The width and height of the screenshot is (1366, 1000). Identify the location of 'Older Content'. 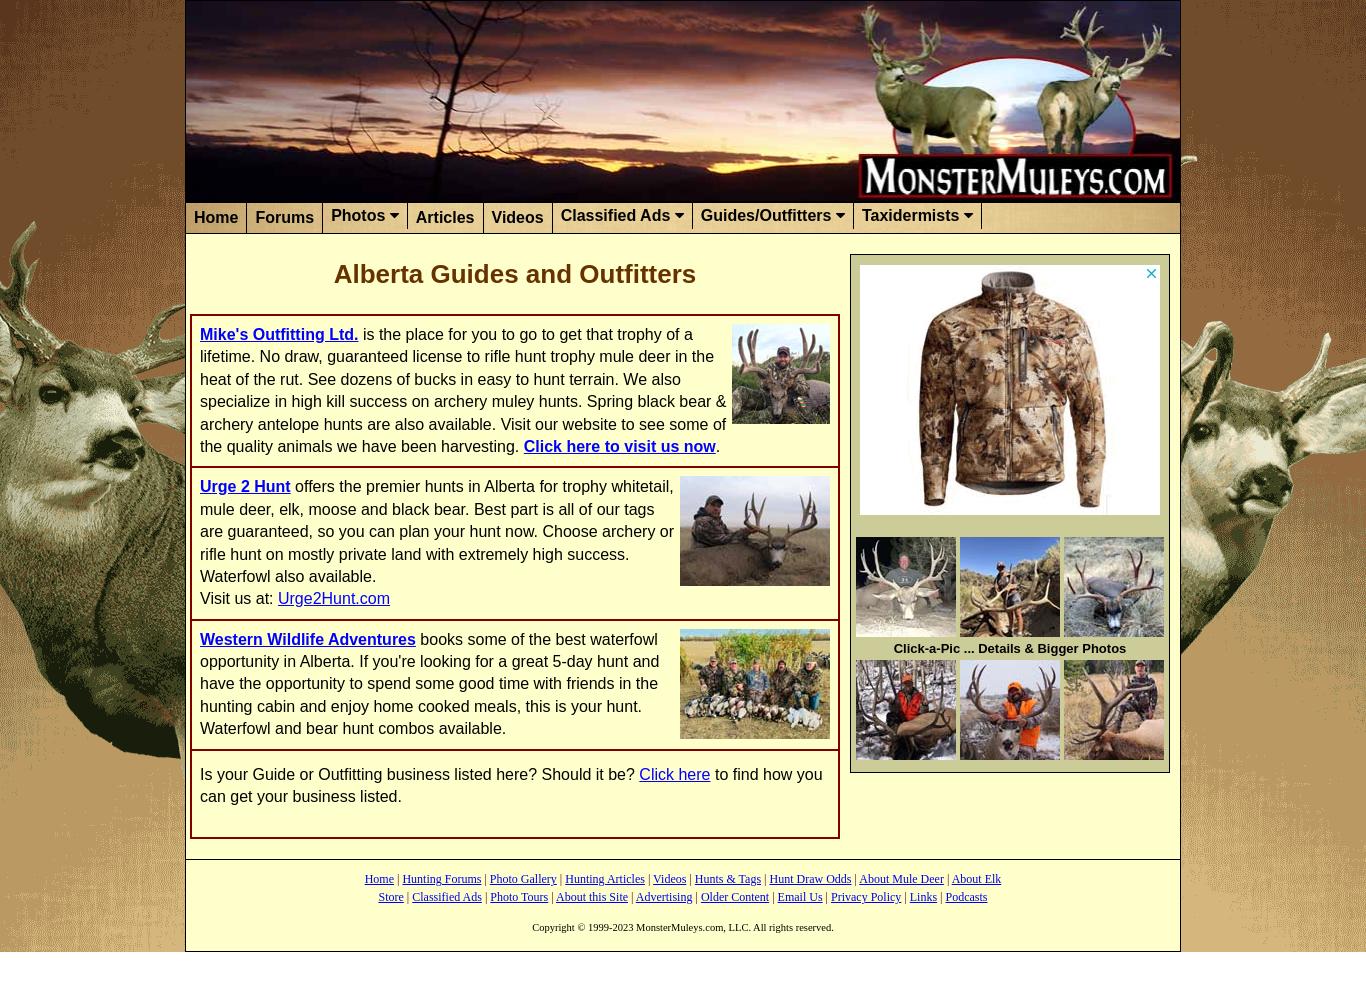
(734, 897).